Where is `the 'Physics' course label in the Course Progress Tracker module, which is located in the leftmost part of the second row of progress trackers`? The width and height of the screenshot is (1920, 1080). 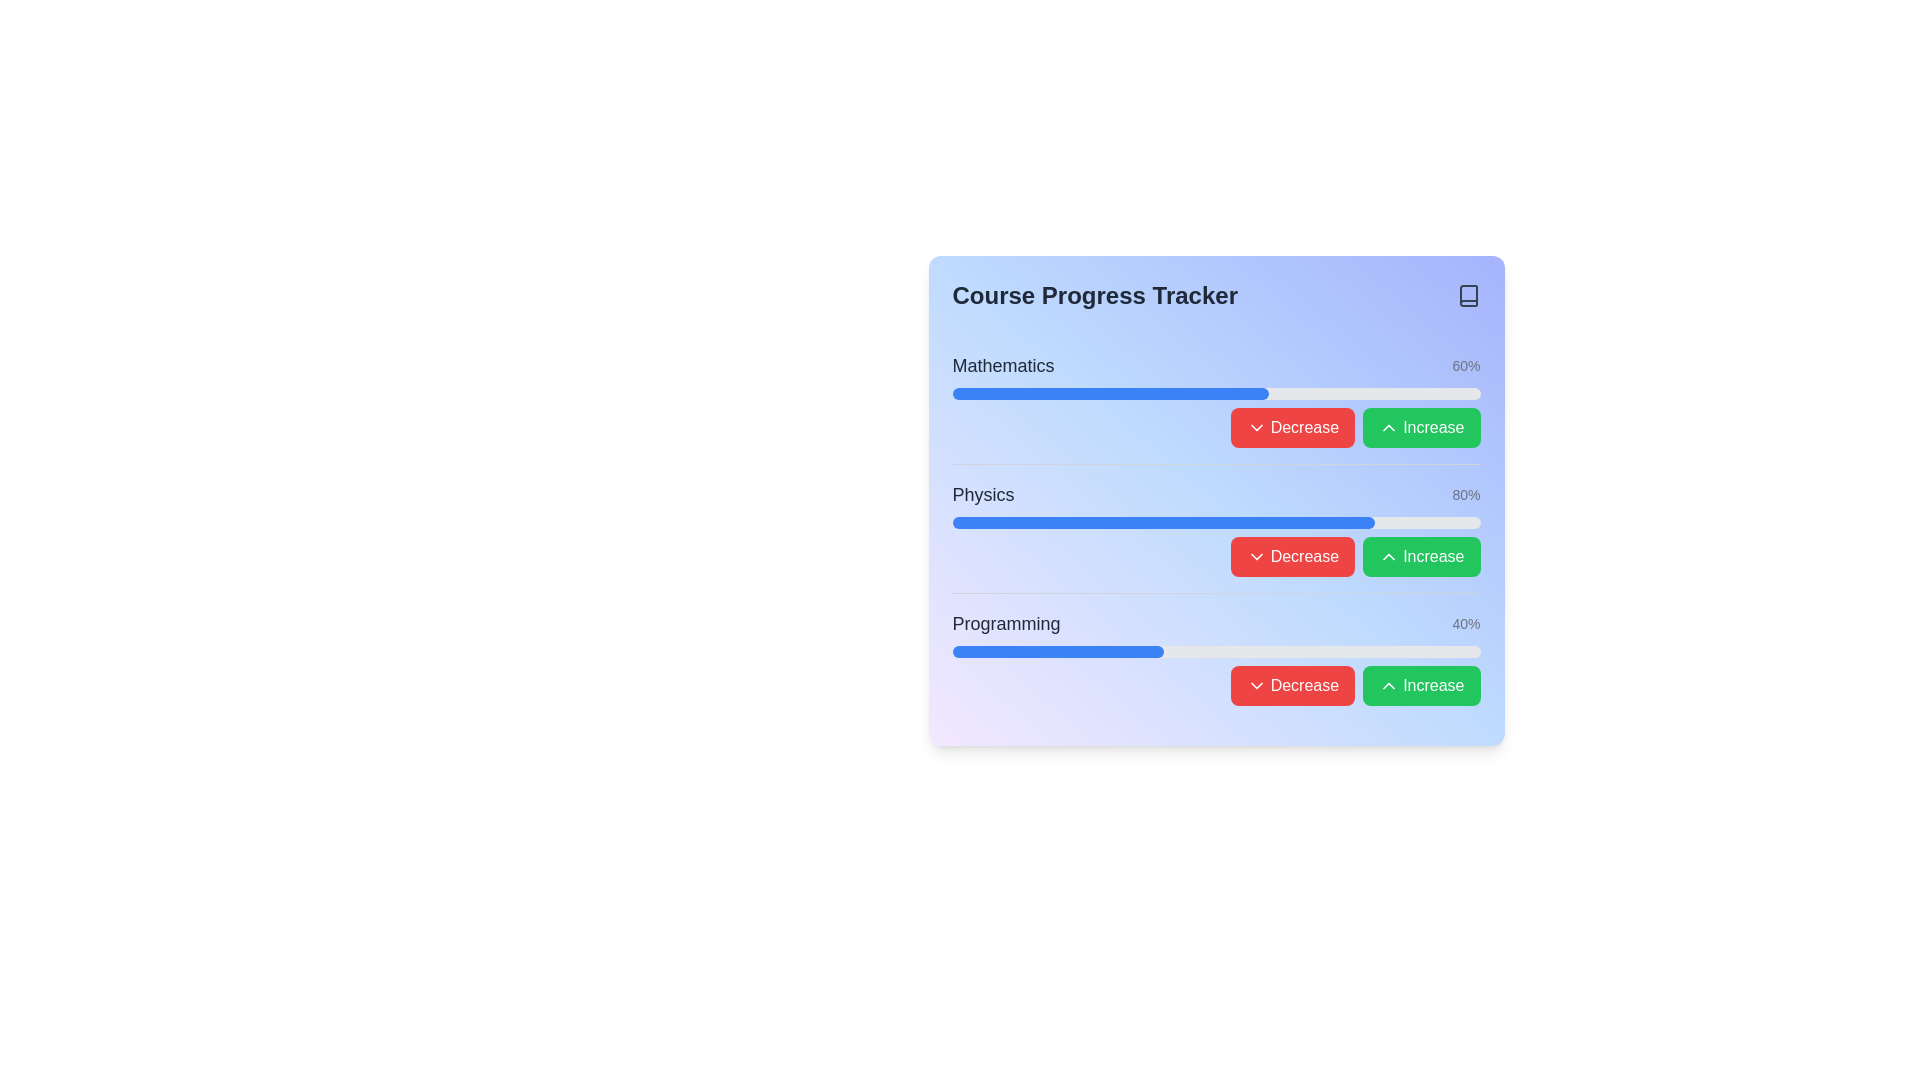
the 'Physics' course label in the Course Progress Tracker module, which is located in the leftmost part of the second row of progress trackers is located at coordinates (983, 494).